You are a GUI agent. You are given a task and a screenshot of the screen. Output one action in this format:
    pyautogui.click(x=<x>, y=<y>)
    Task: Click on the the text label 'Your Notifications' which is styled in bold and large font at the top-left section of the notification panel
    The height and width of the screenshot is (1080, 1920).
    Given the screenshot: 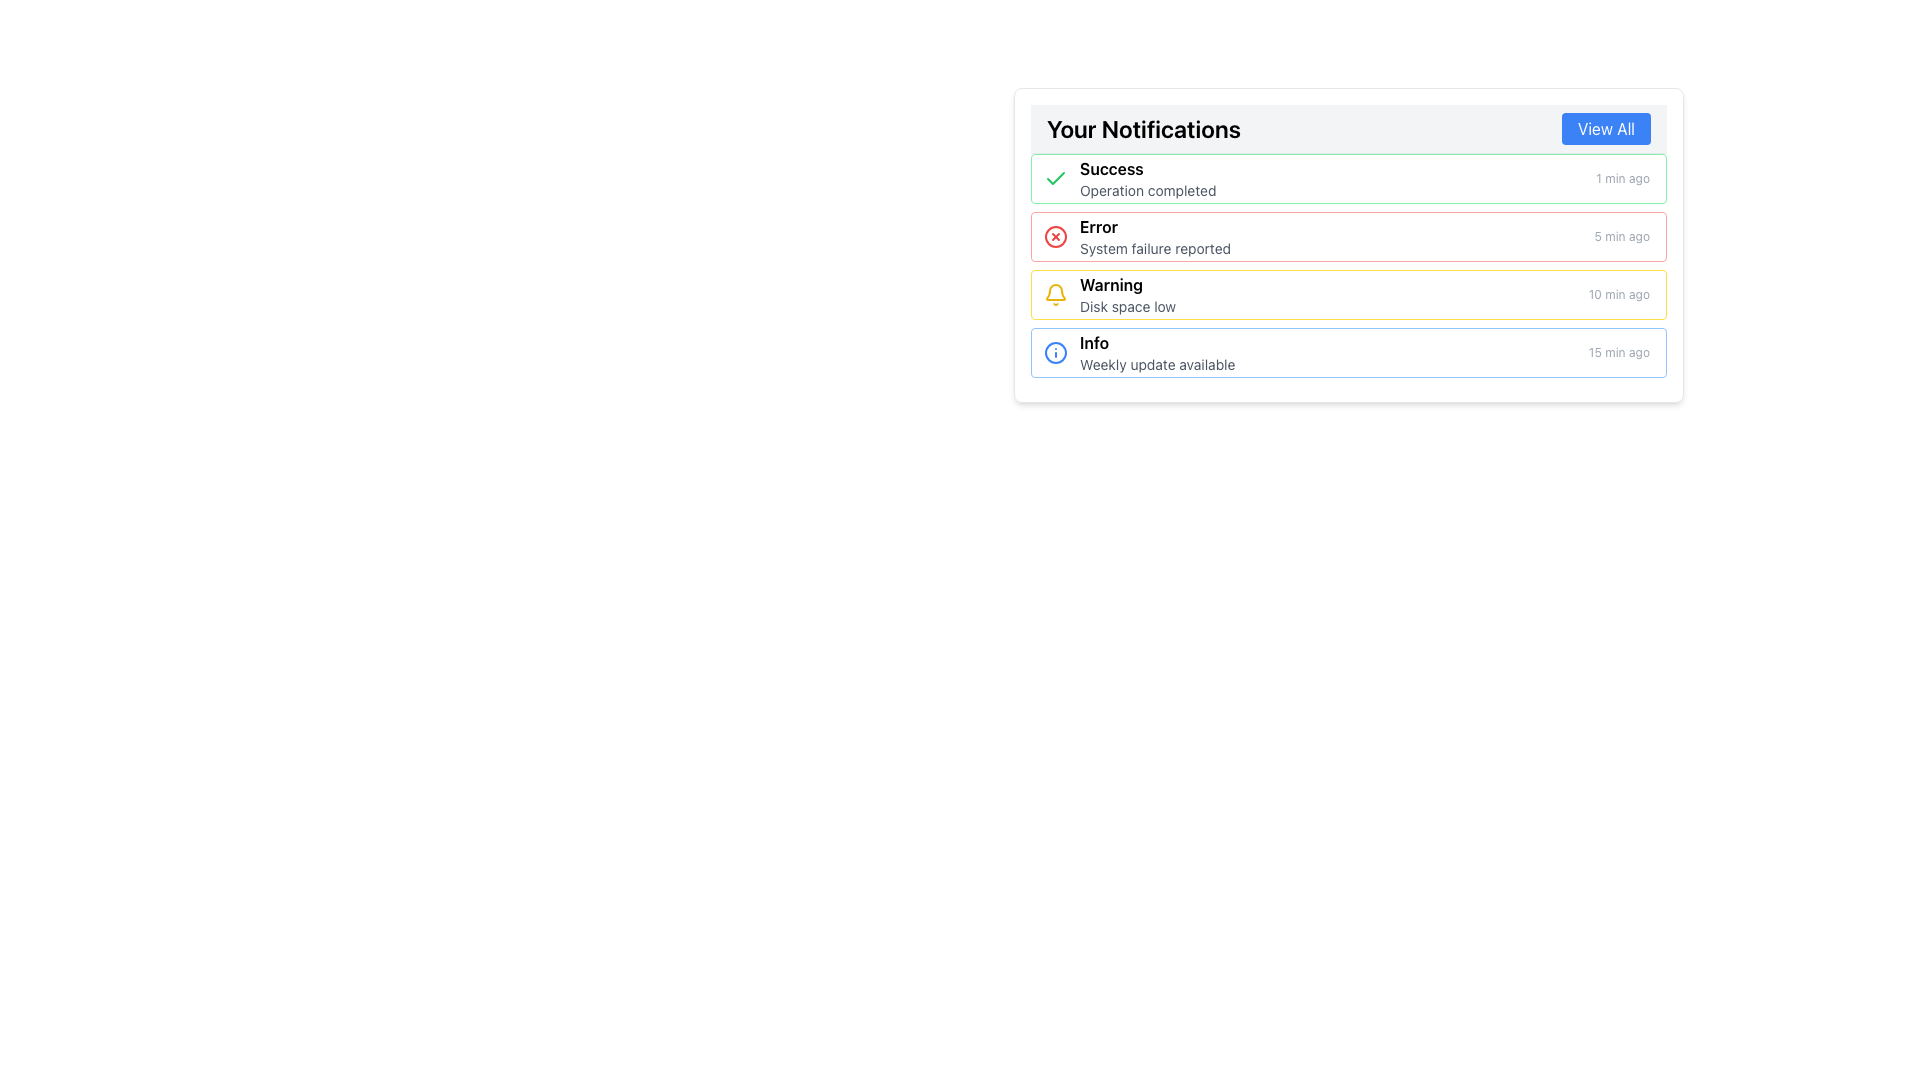 What is the action you would take?
    pyautogui.click(x=1143, y=128)
    